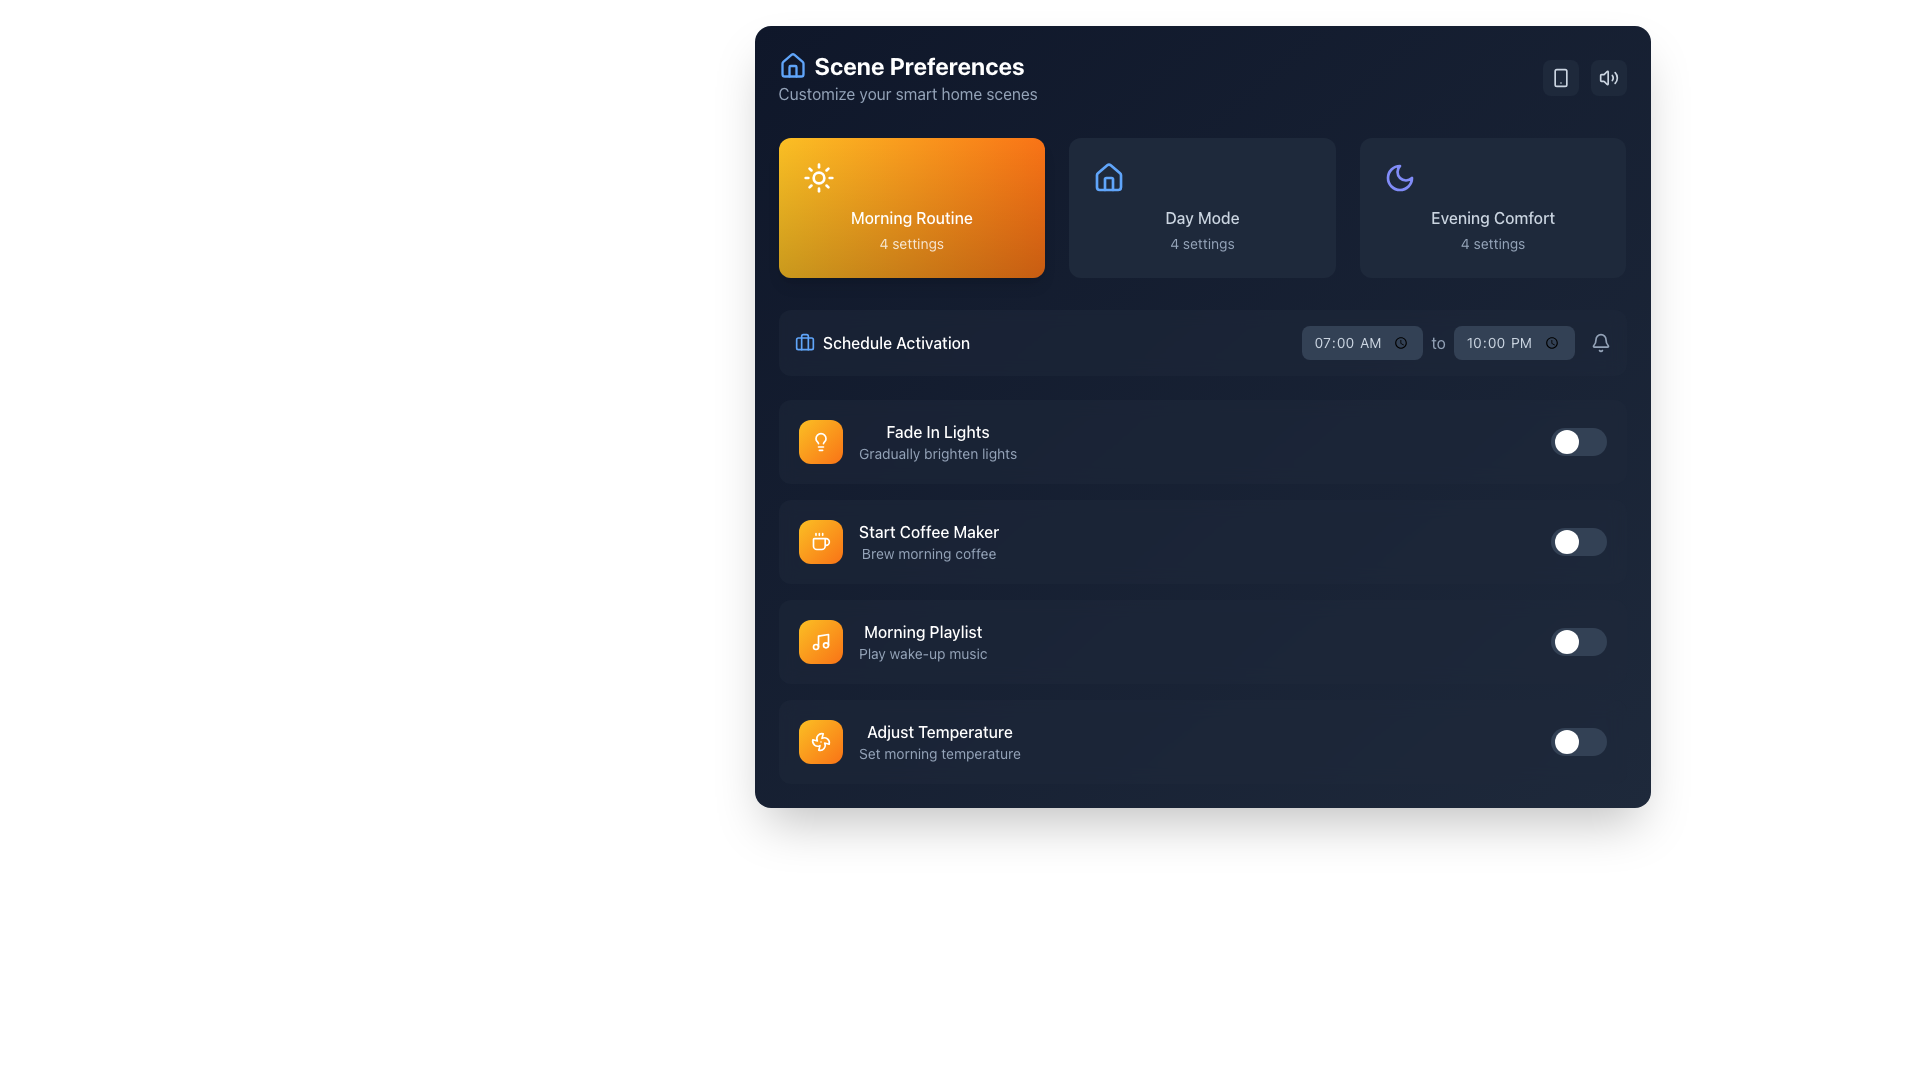  What do you see at coordinates (1514, 342) in the screenshot?
I see `the Time display/input box with the text '10:00 PM'` at bounding box center [1514, 342].